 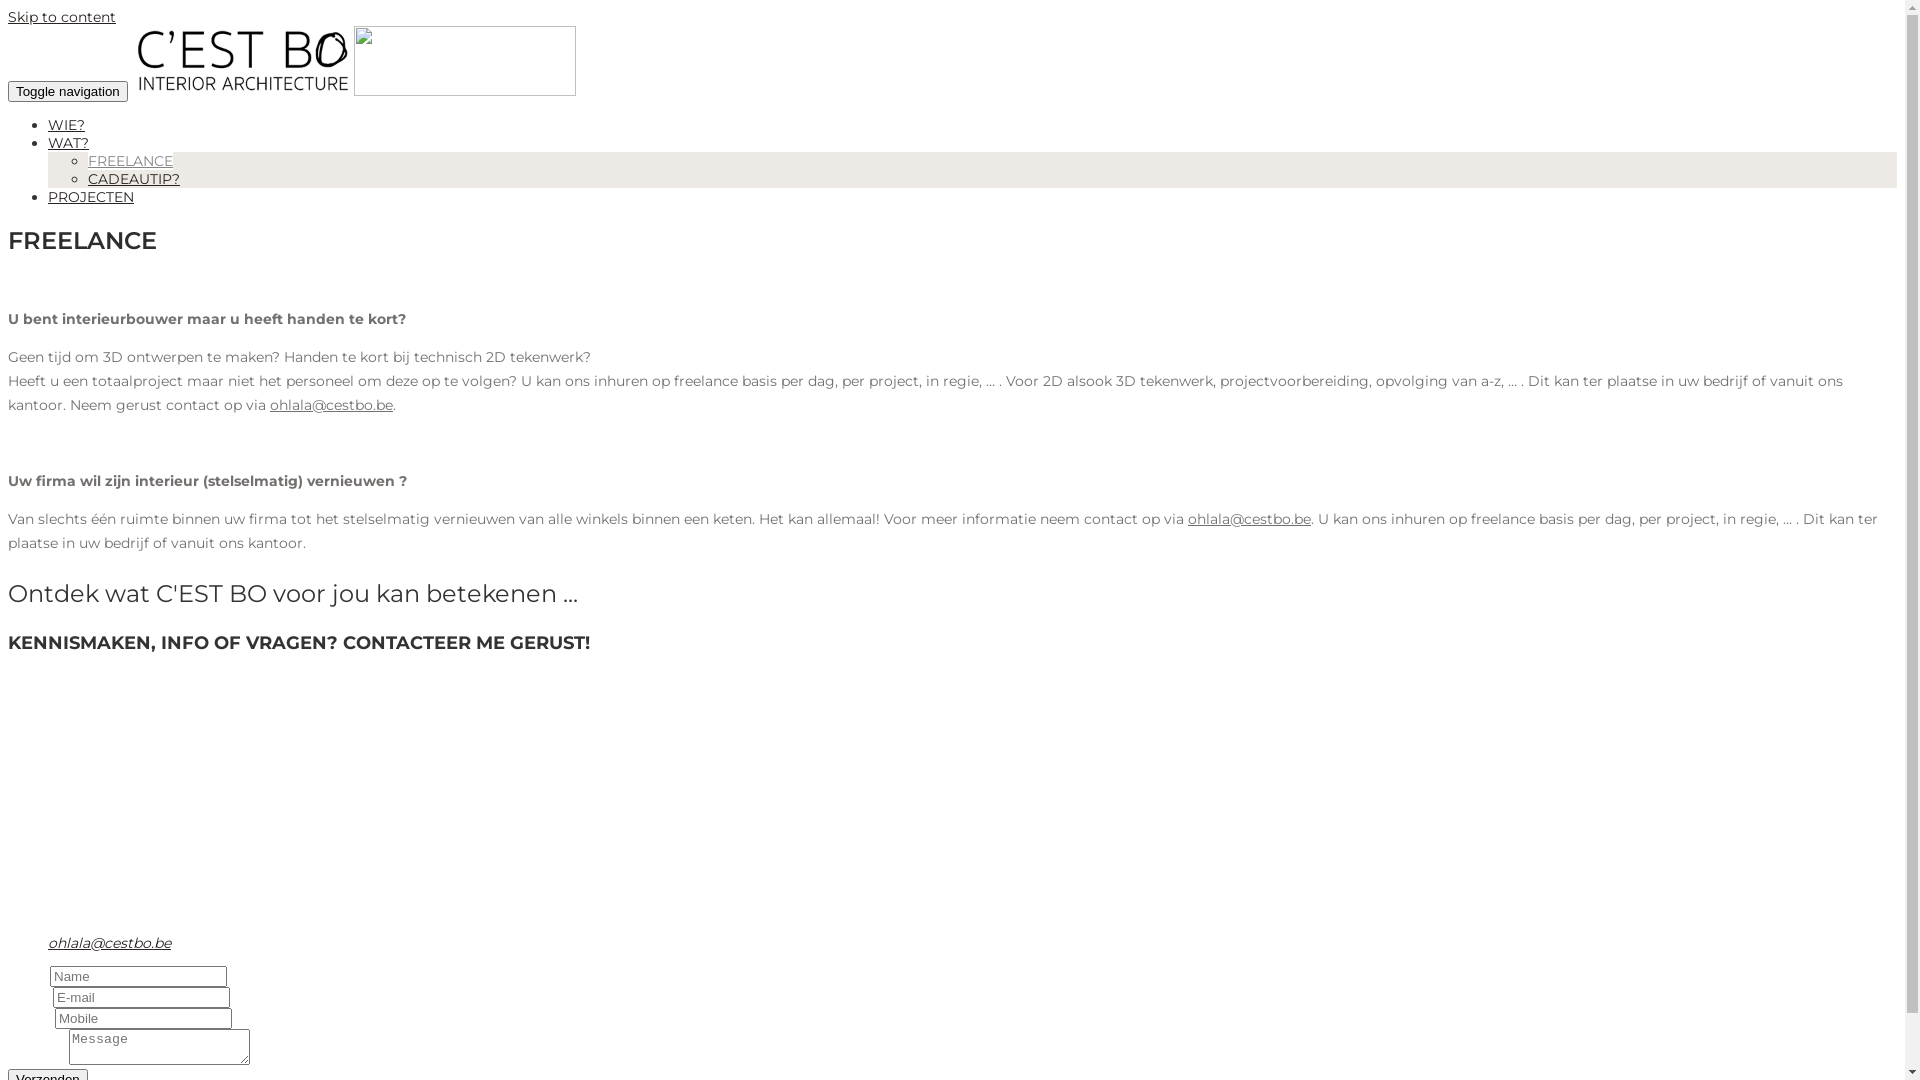 I want to click on 'Toggle navigation', so click(x=67, y=91).